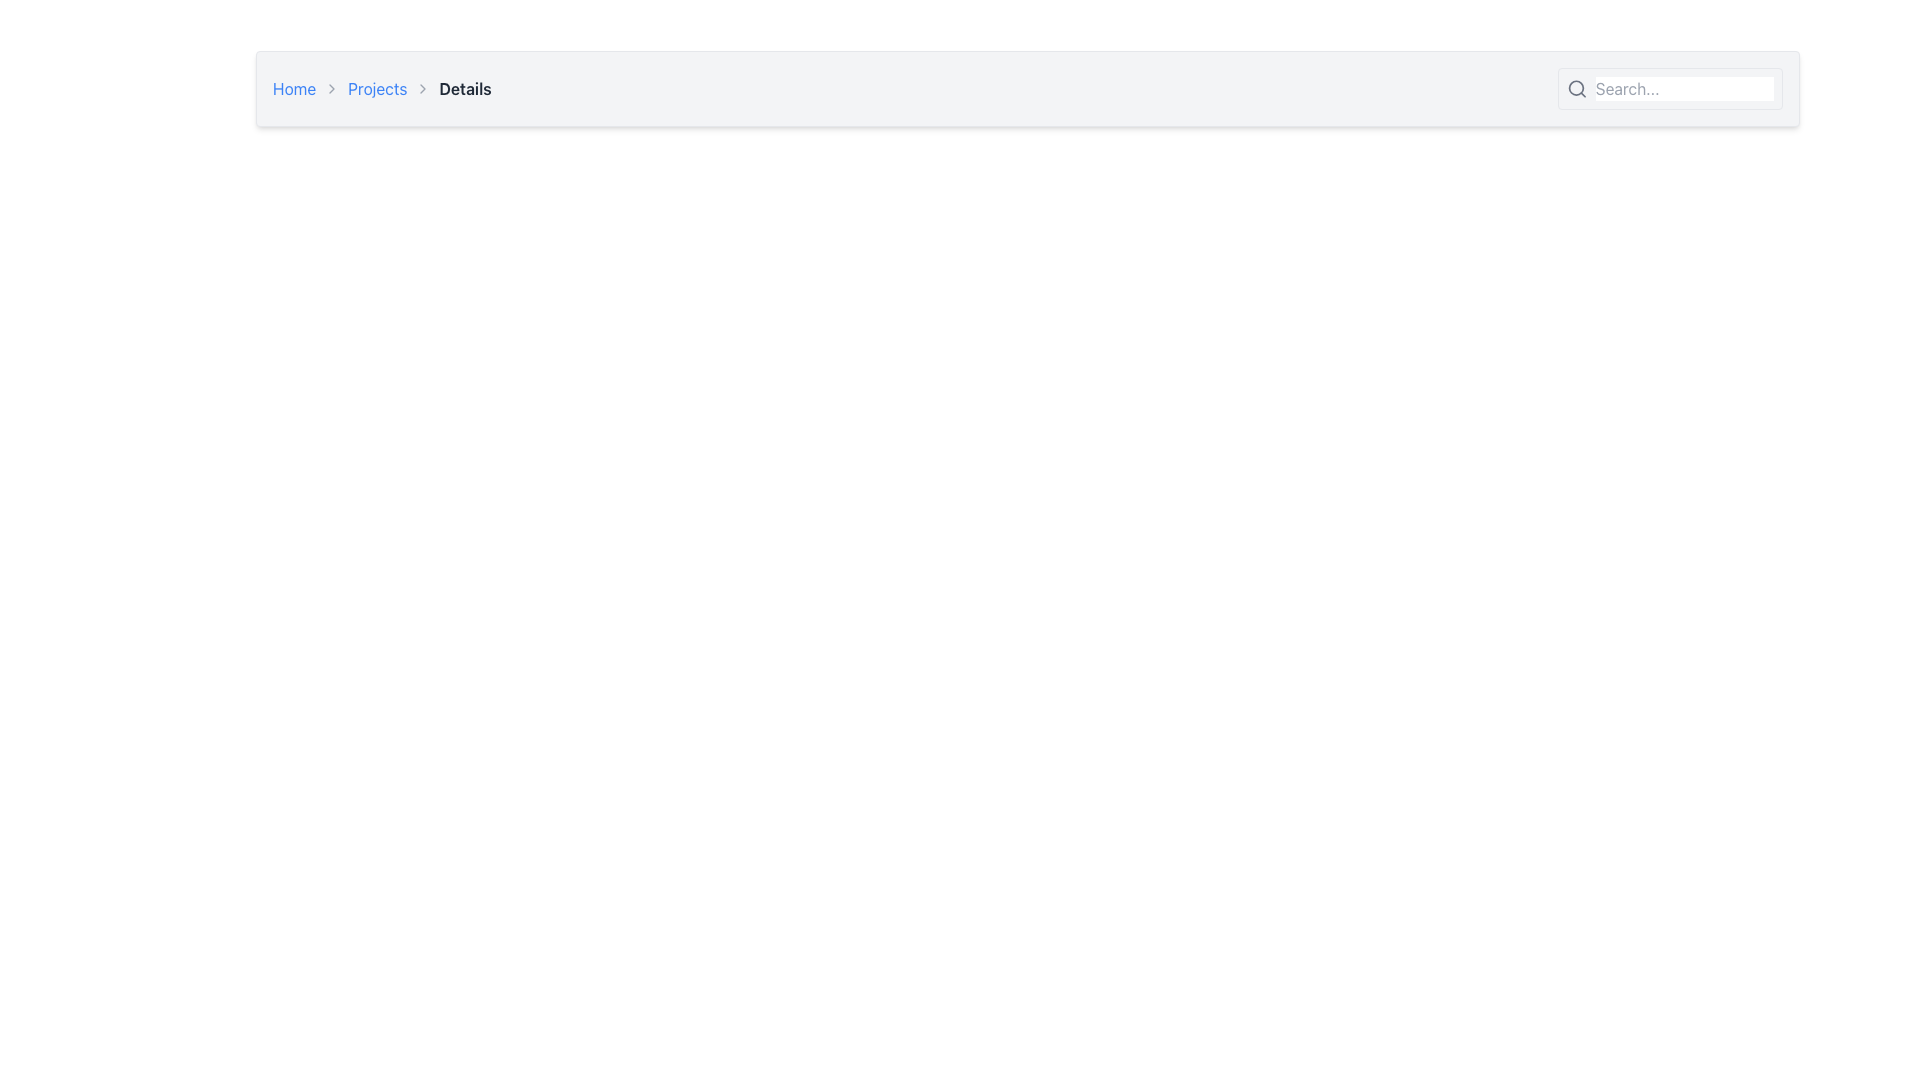 The width and height of the screenshot is (1920, 1080). What do you see at coordinates (293, 87) in the screenshot?
I see `the 'Home' hyperlink in the breadcrumb navigation bar` at bounding box center [293, 87].